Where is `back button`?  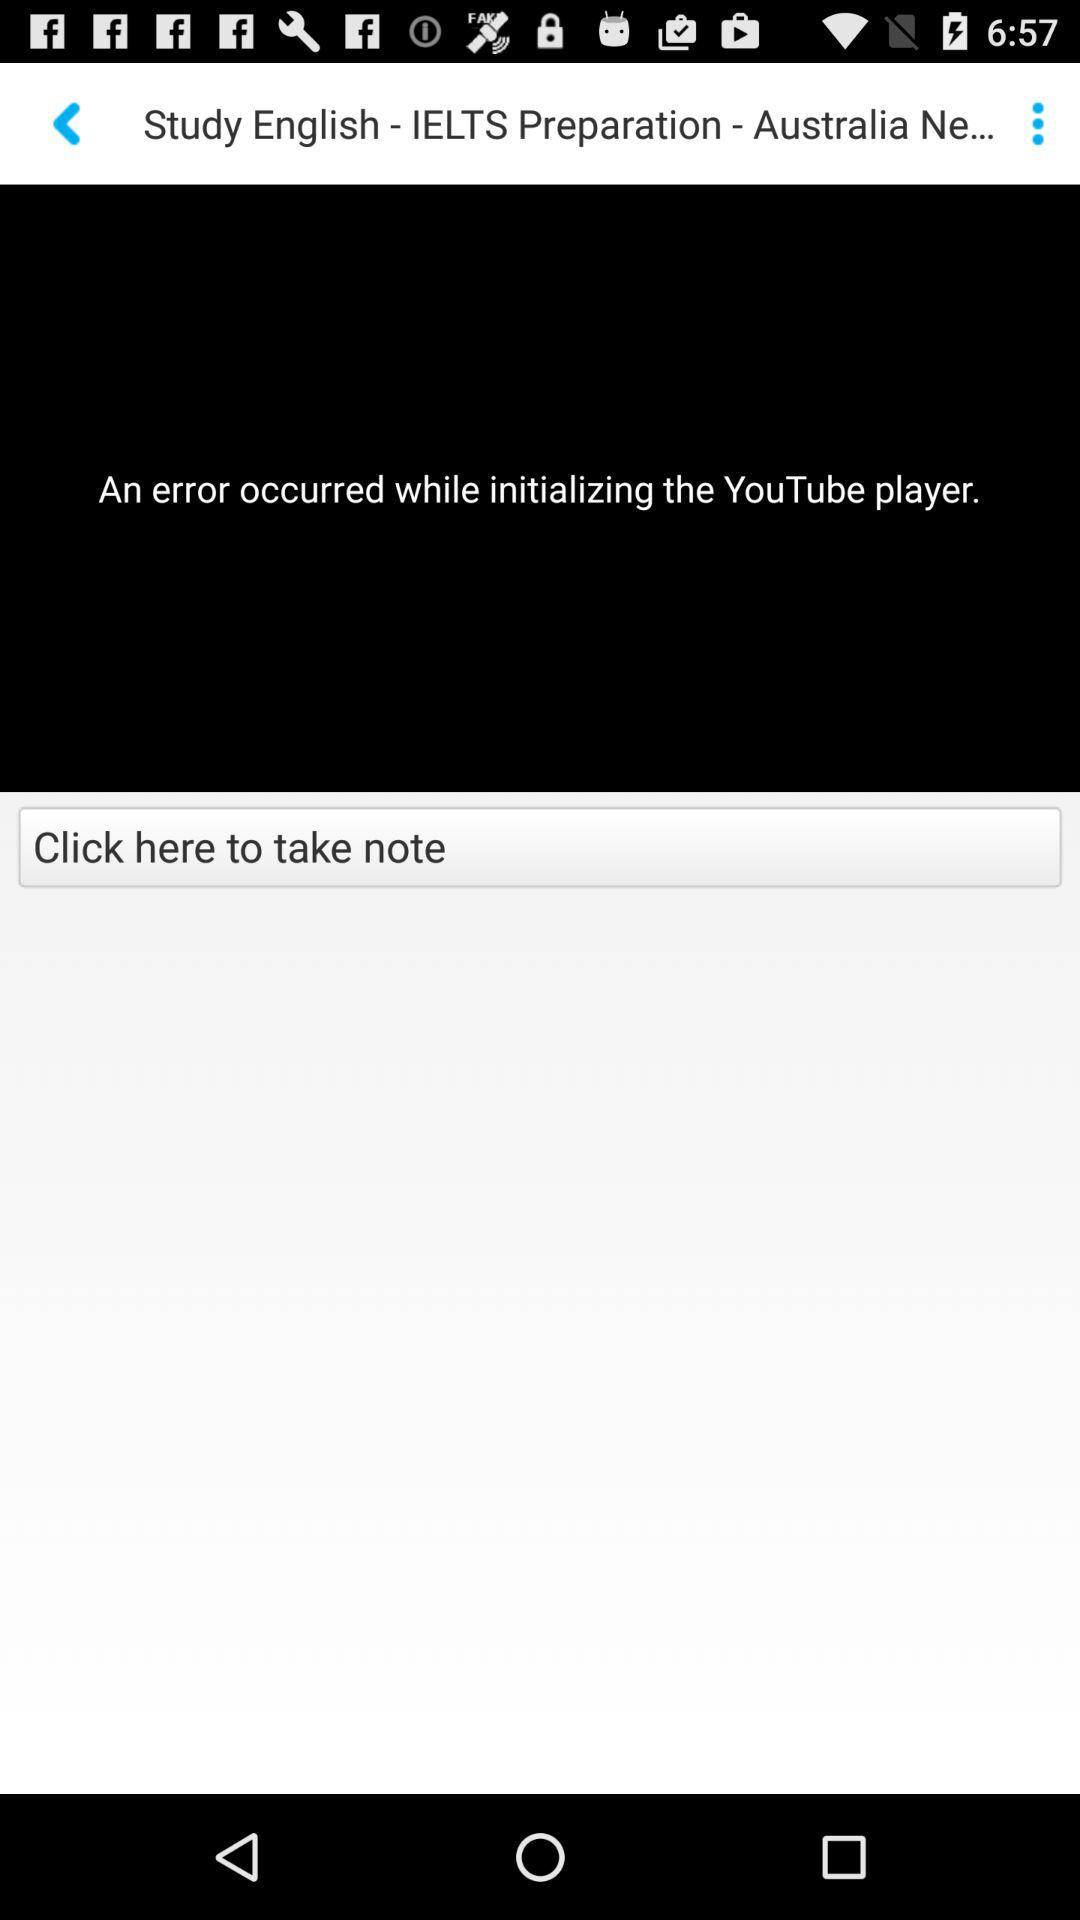
back button is located at coordinates (68, 122).